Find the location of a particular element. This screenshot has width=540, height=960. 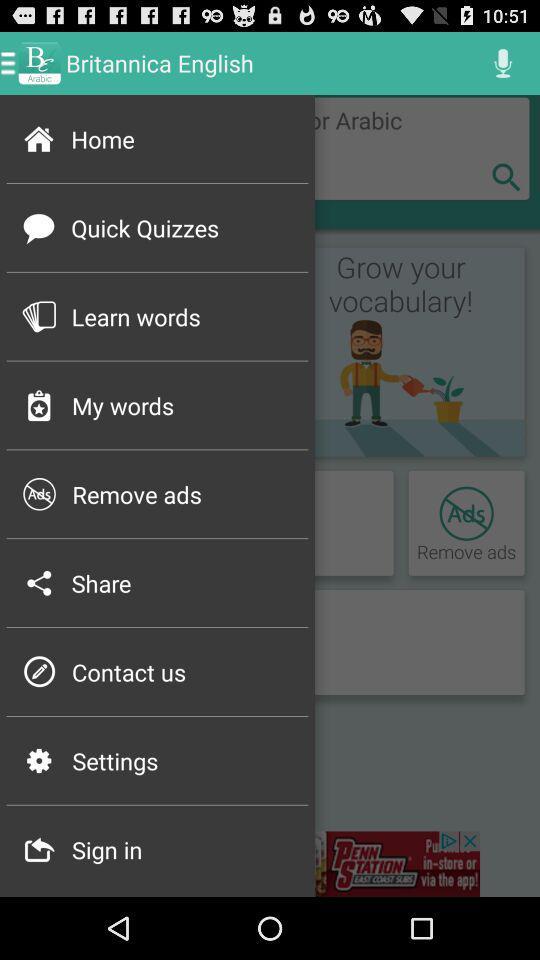

the w item is located at coordinates (39, 583).